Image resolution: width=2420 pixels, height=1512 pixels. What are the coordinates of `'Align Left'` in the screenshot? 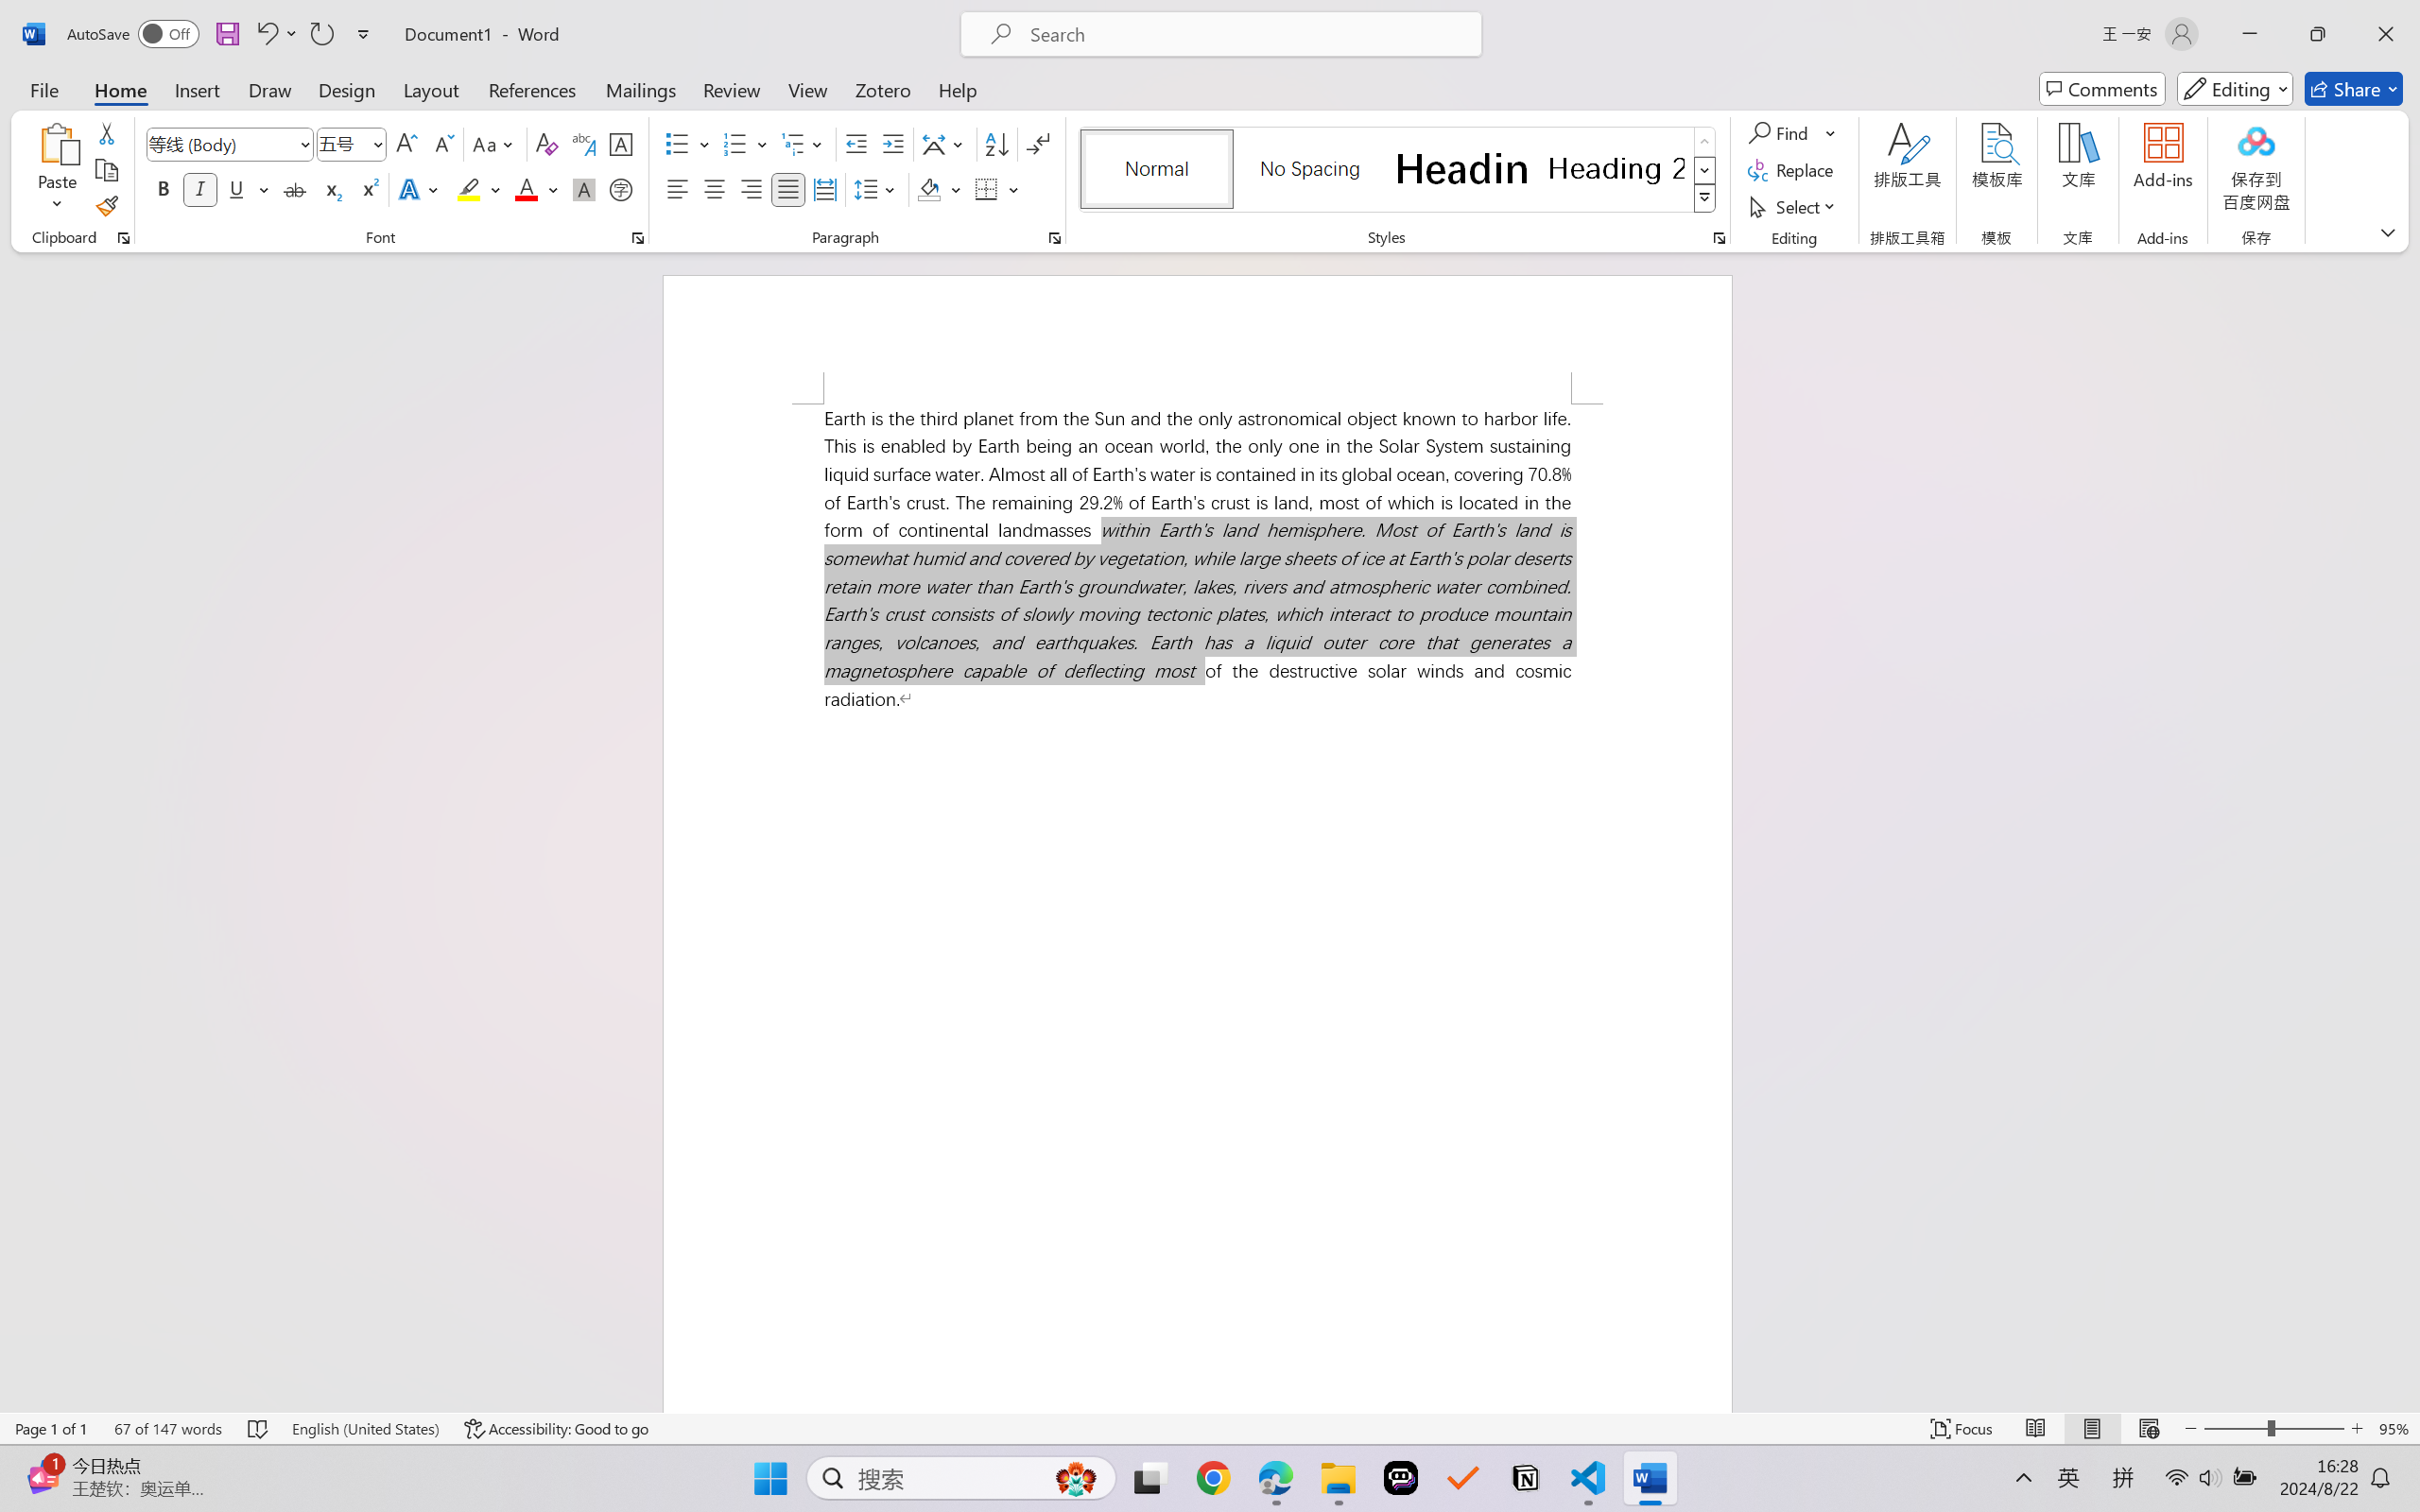 It's located at (677, 188).